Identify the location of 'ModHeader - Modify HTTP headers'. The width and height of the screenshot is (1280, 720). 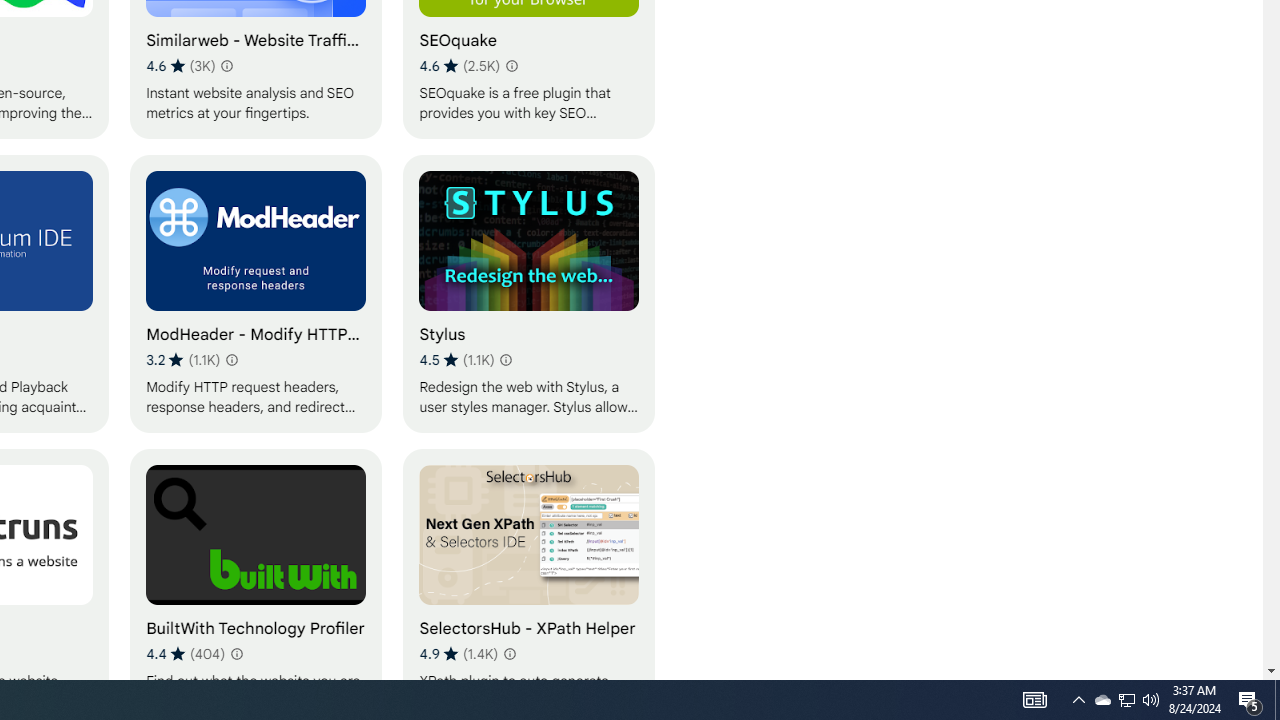
(255, 293).